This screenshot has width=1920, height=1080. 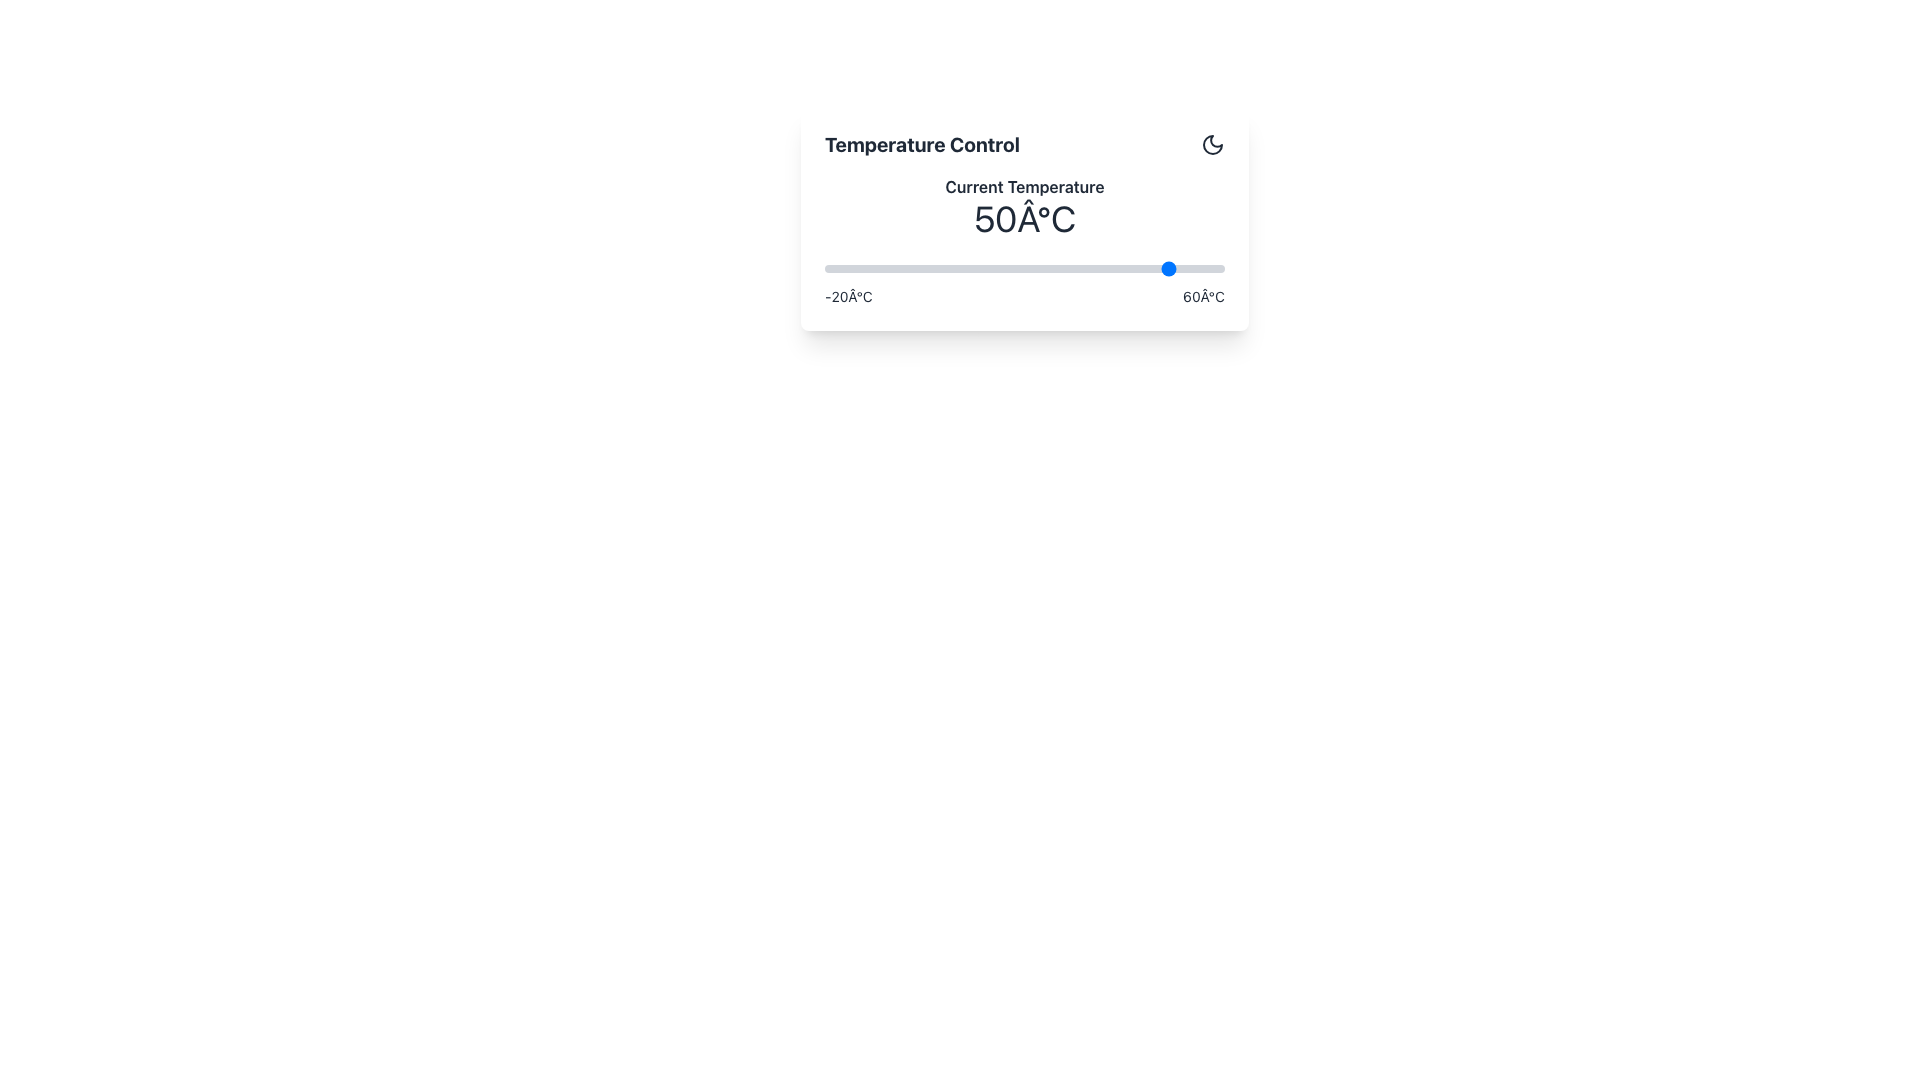 What do you see at coordinates (984, 268) in the screenshot?
I see `the temperature` at bounding box center [984, 268].